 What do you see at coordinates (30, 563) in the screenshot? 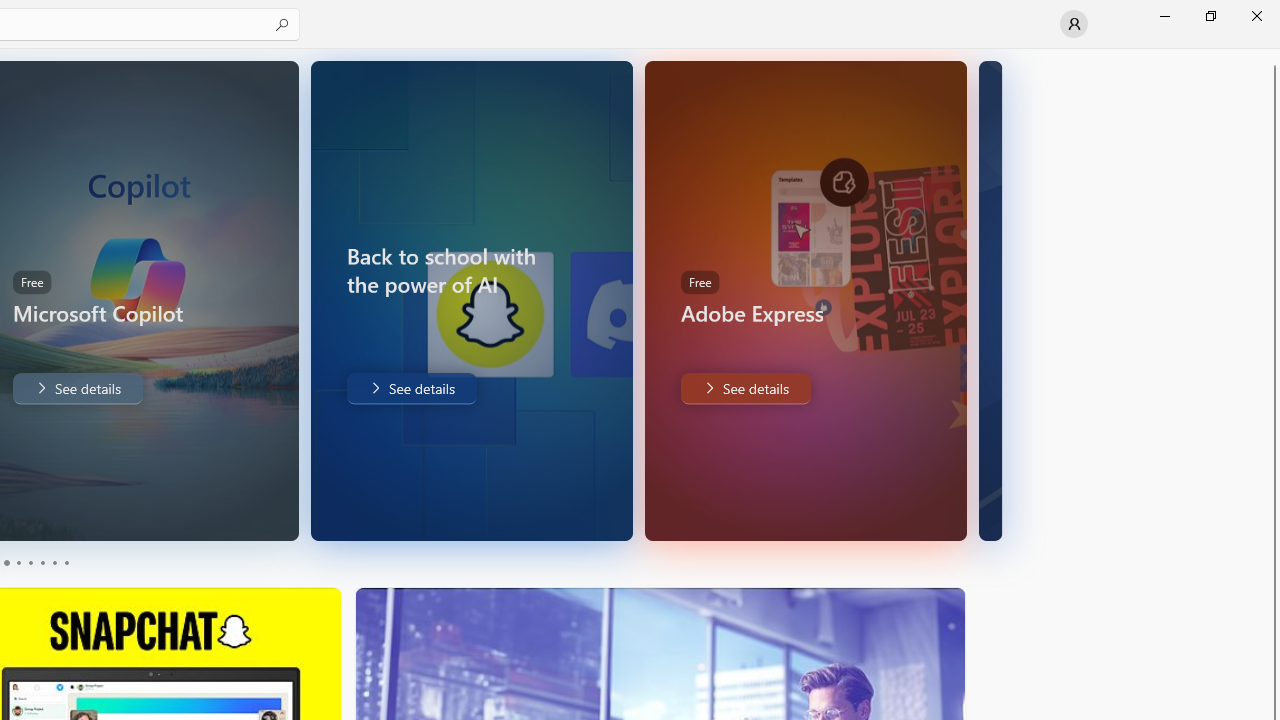
I see `'Page 3'` at bounding box center [30, 563].